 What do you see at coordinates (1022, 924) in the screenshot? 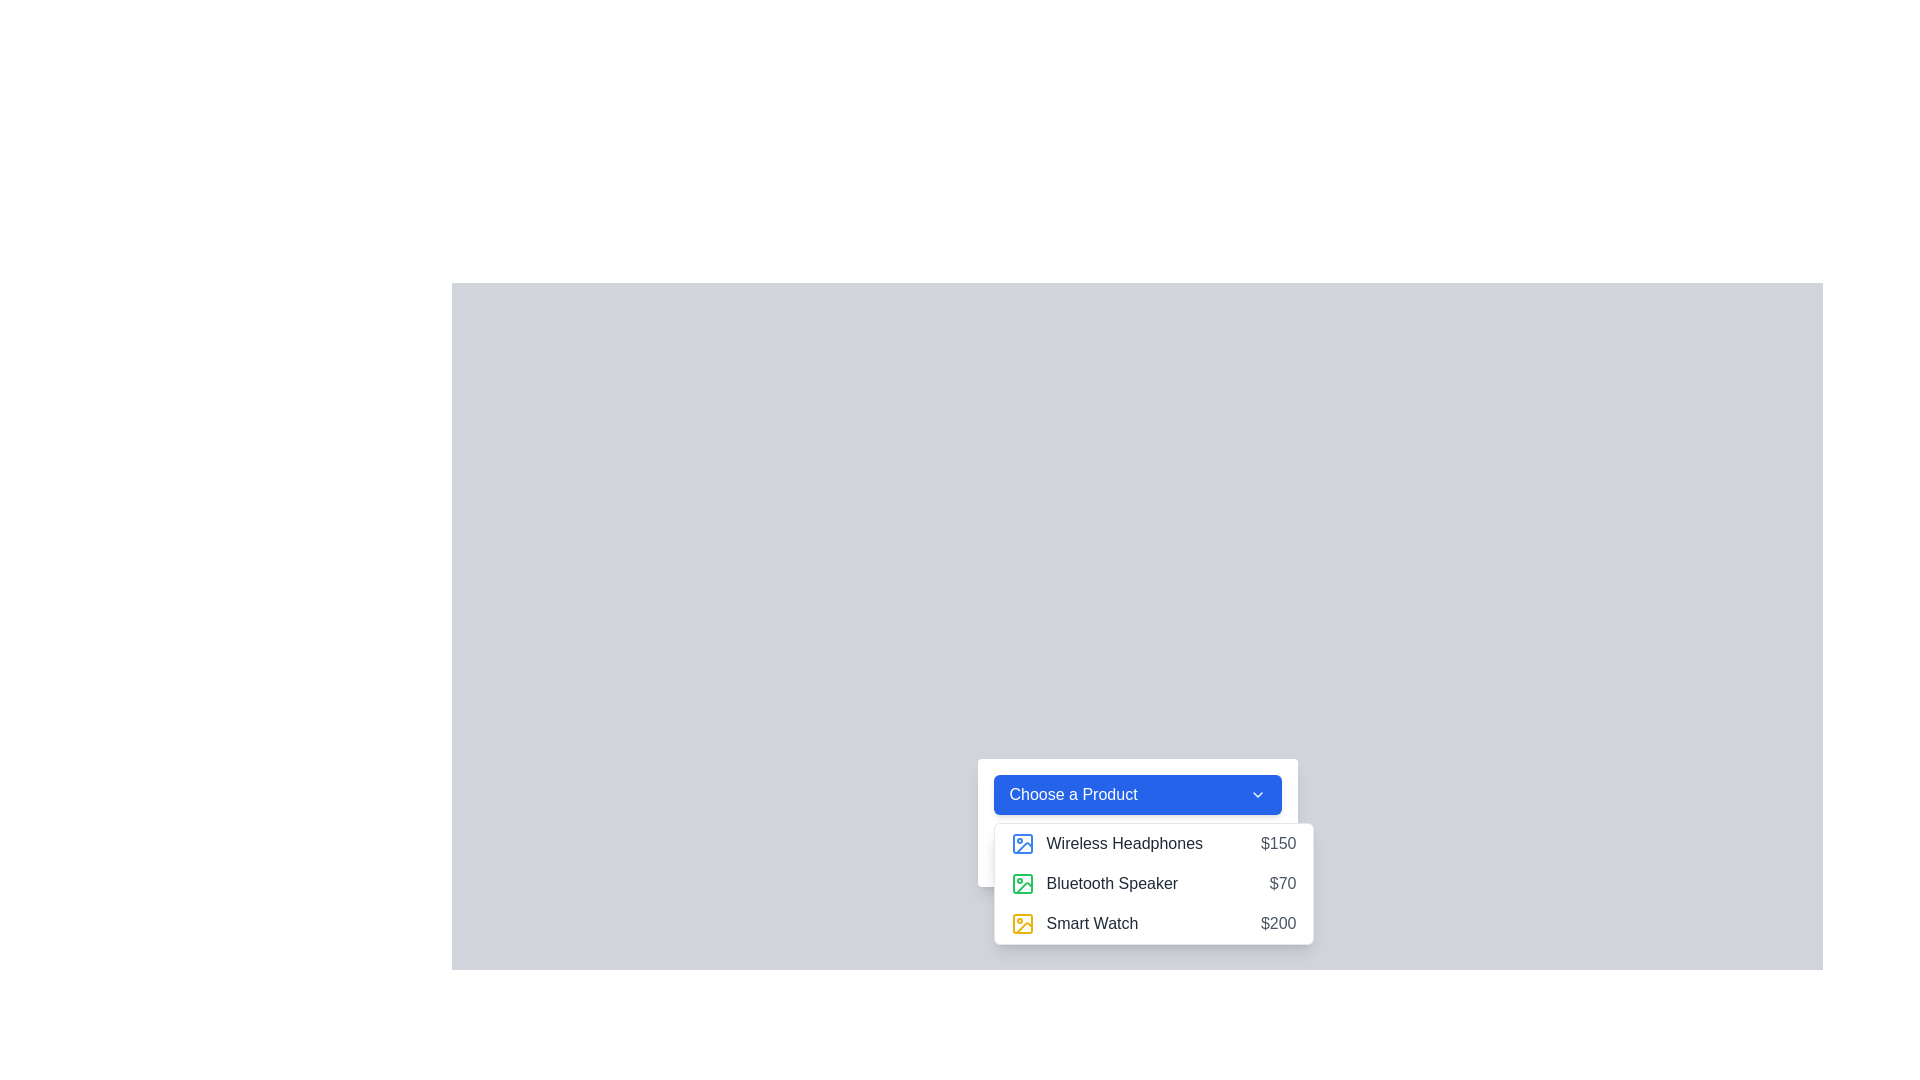
I see `the last icon on the right side of the dropdown menu, which is a rounded rectangle with a solid yellow fill representing a list icon for a specific item` at bounding box center [1022, 924].